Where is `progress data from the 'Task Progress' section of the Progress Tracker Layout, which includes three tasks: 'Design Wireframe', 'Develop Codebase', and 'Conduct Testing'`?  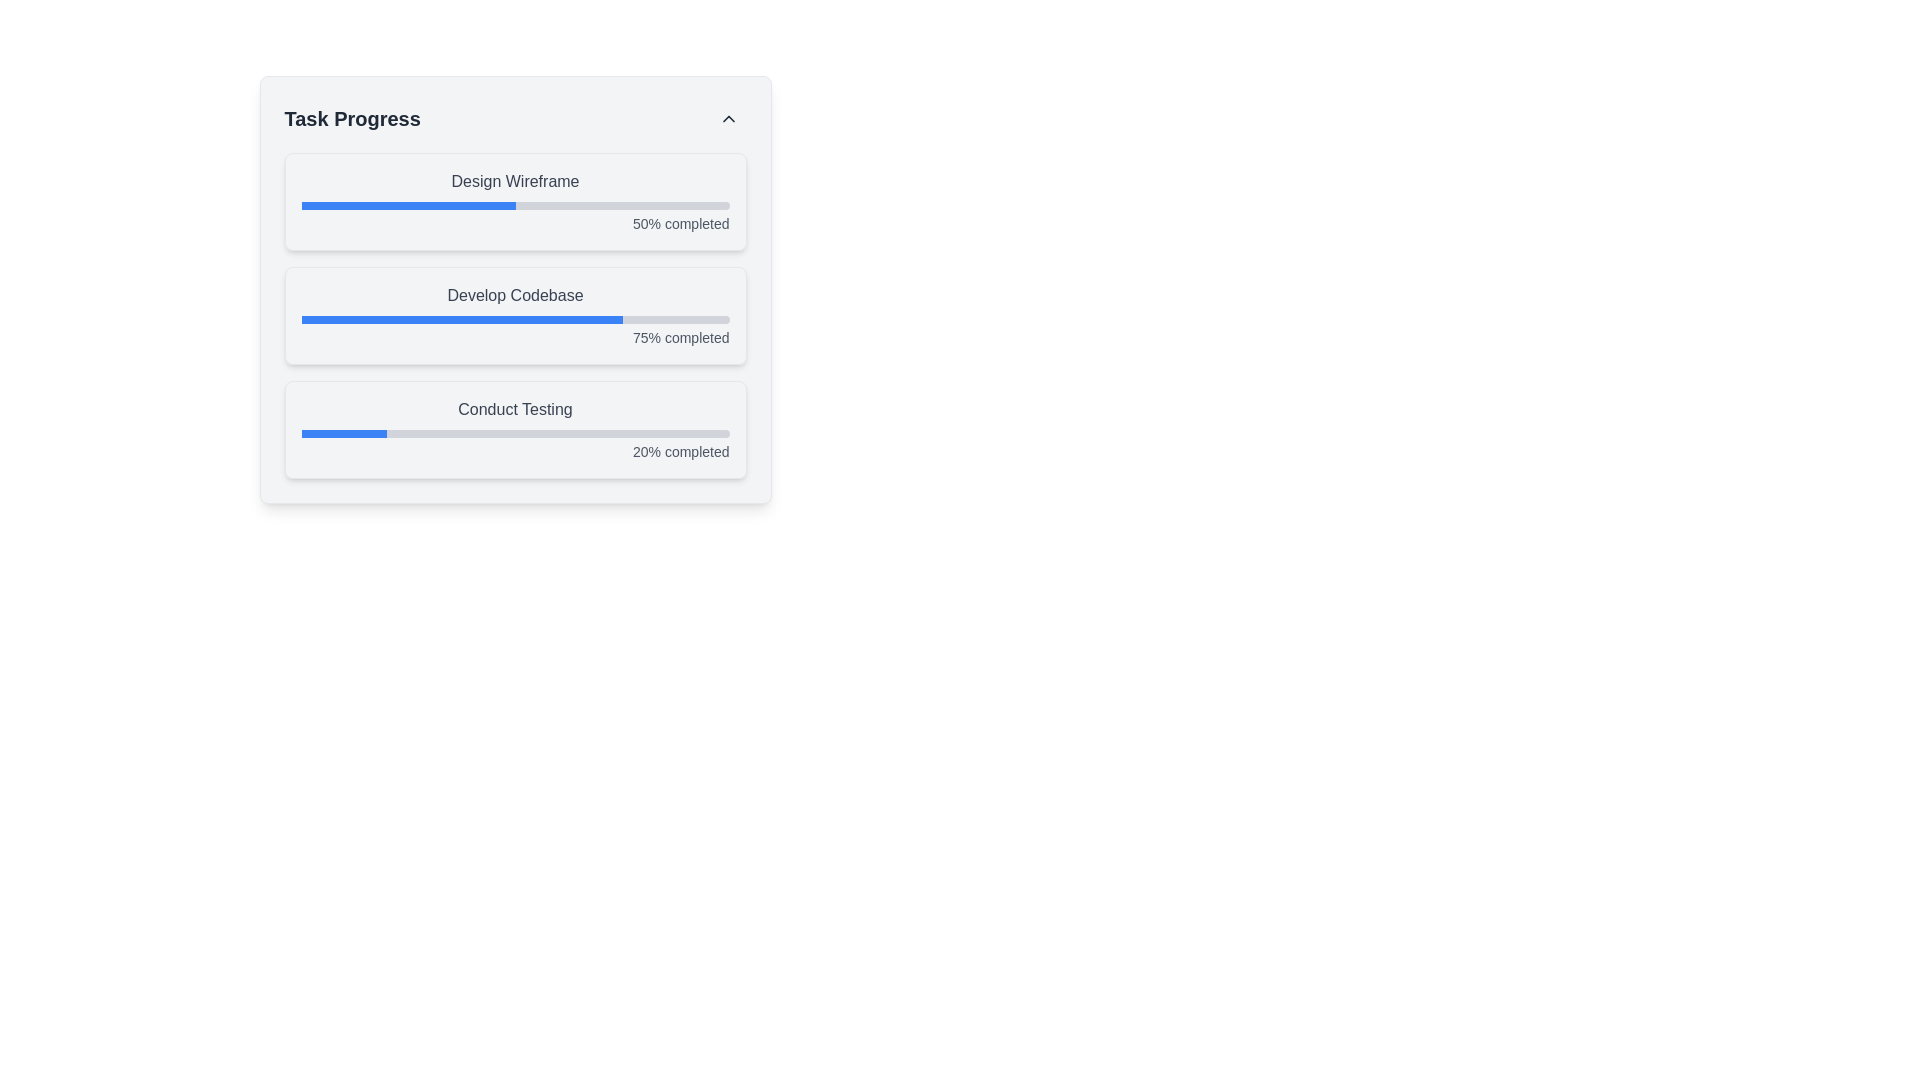 progress data from the 'Task Progress' section of the Progress Tracker Layout, which includes three tasks: 'Design Wireframe', 'Develop Codebase', and 'Conduct Testing' is located at coordinates (515, 289).